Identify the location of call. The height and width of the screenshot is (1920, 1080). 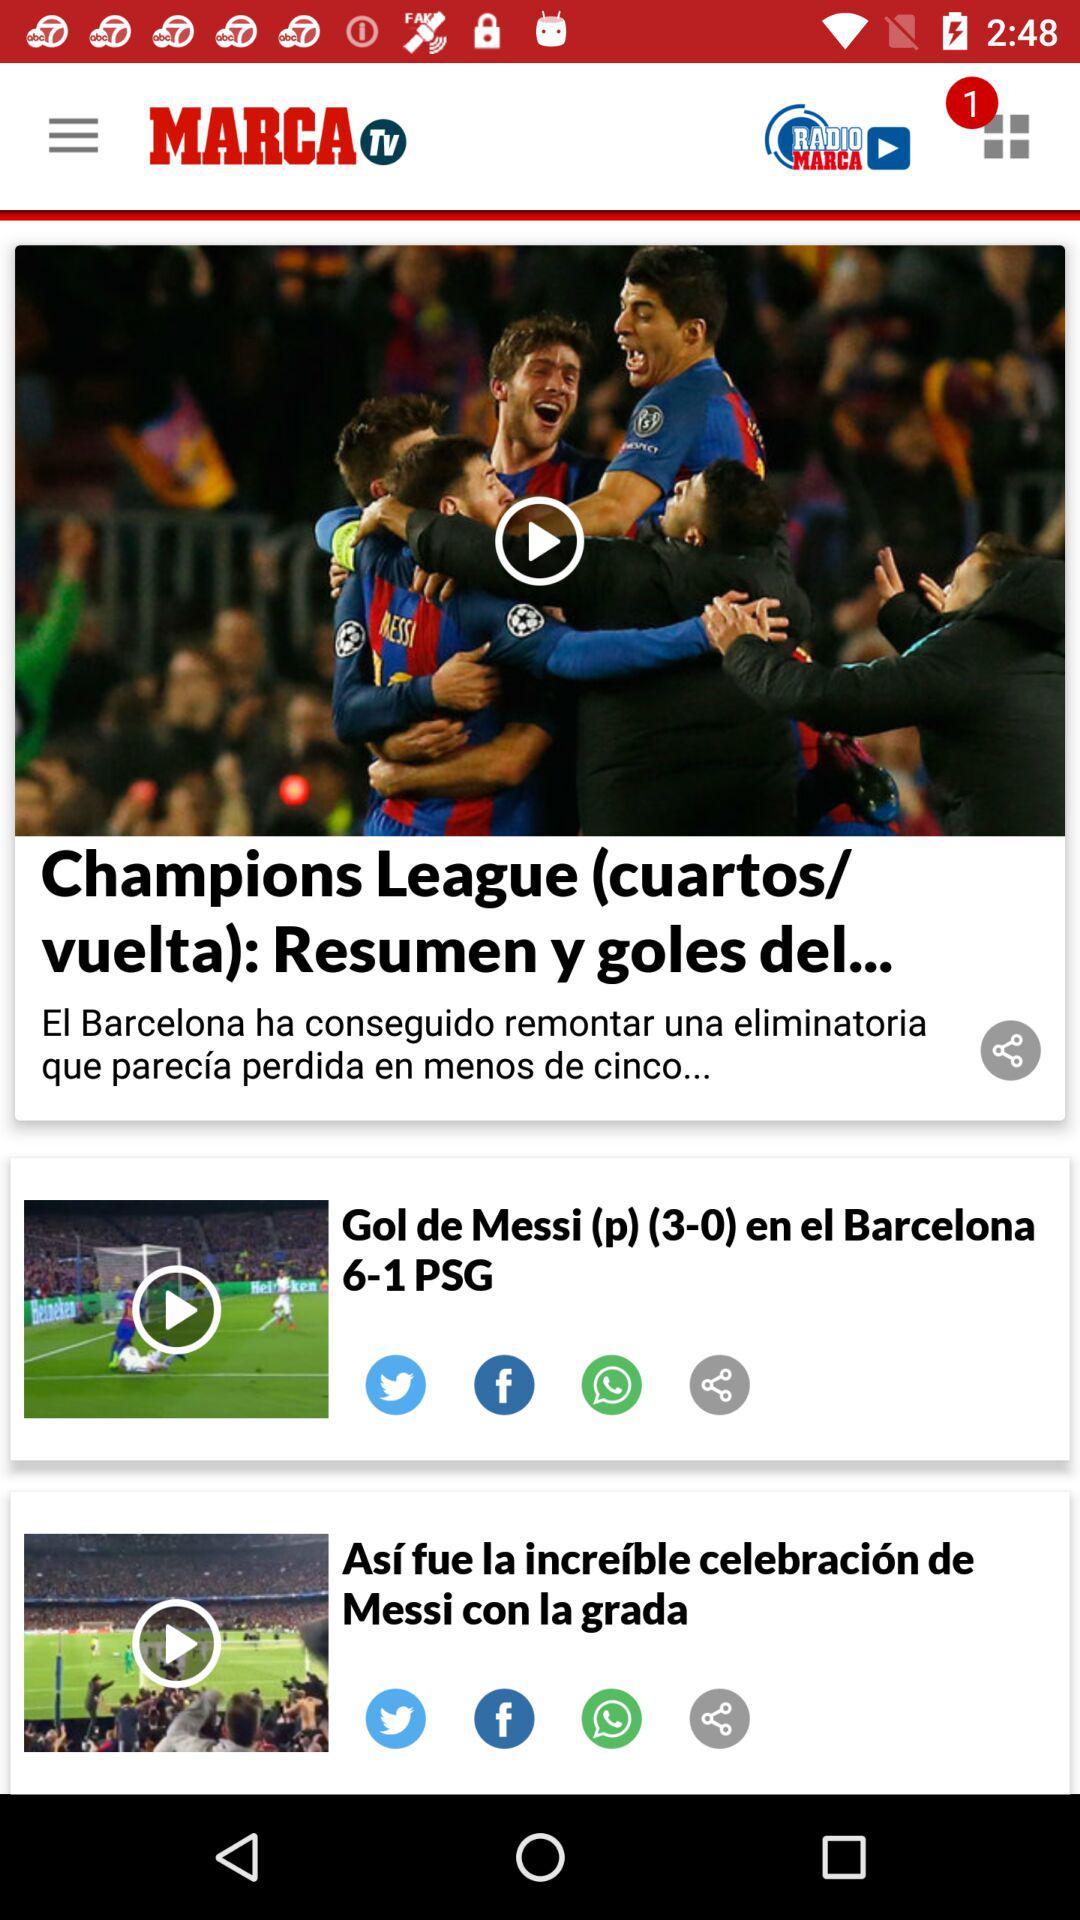
(611, 1384).